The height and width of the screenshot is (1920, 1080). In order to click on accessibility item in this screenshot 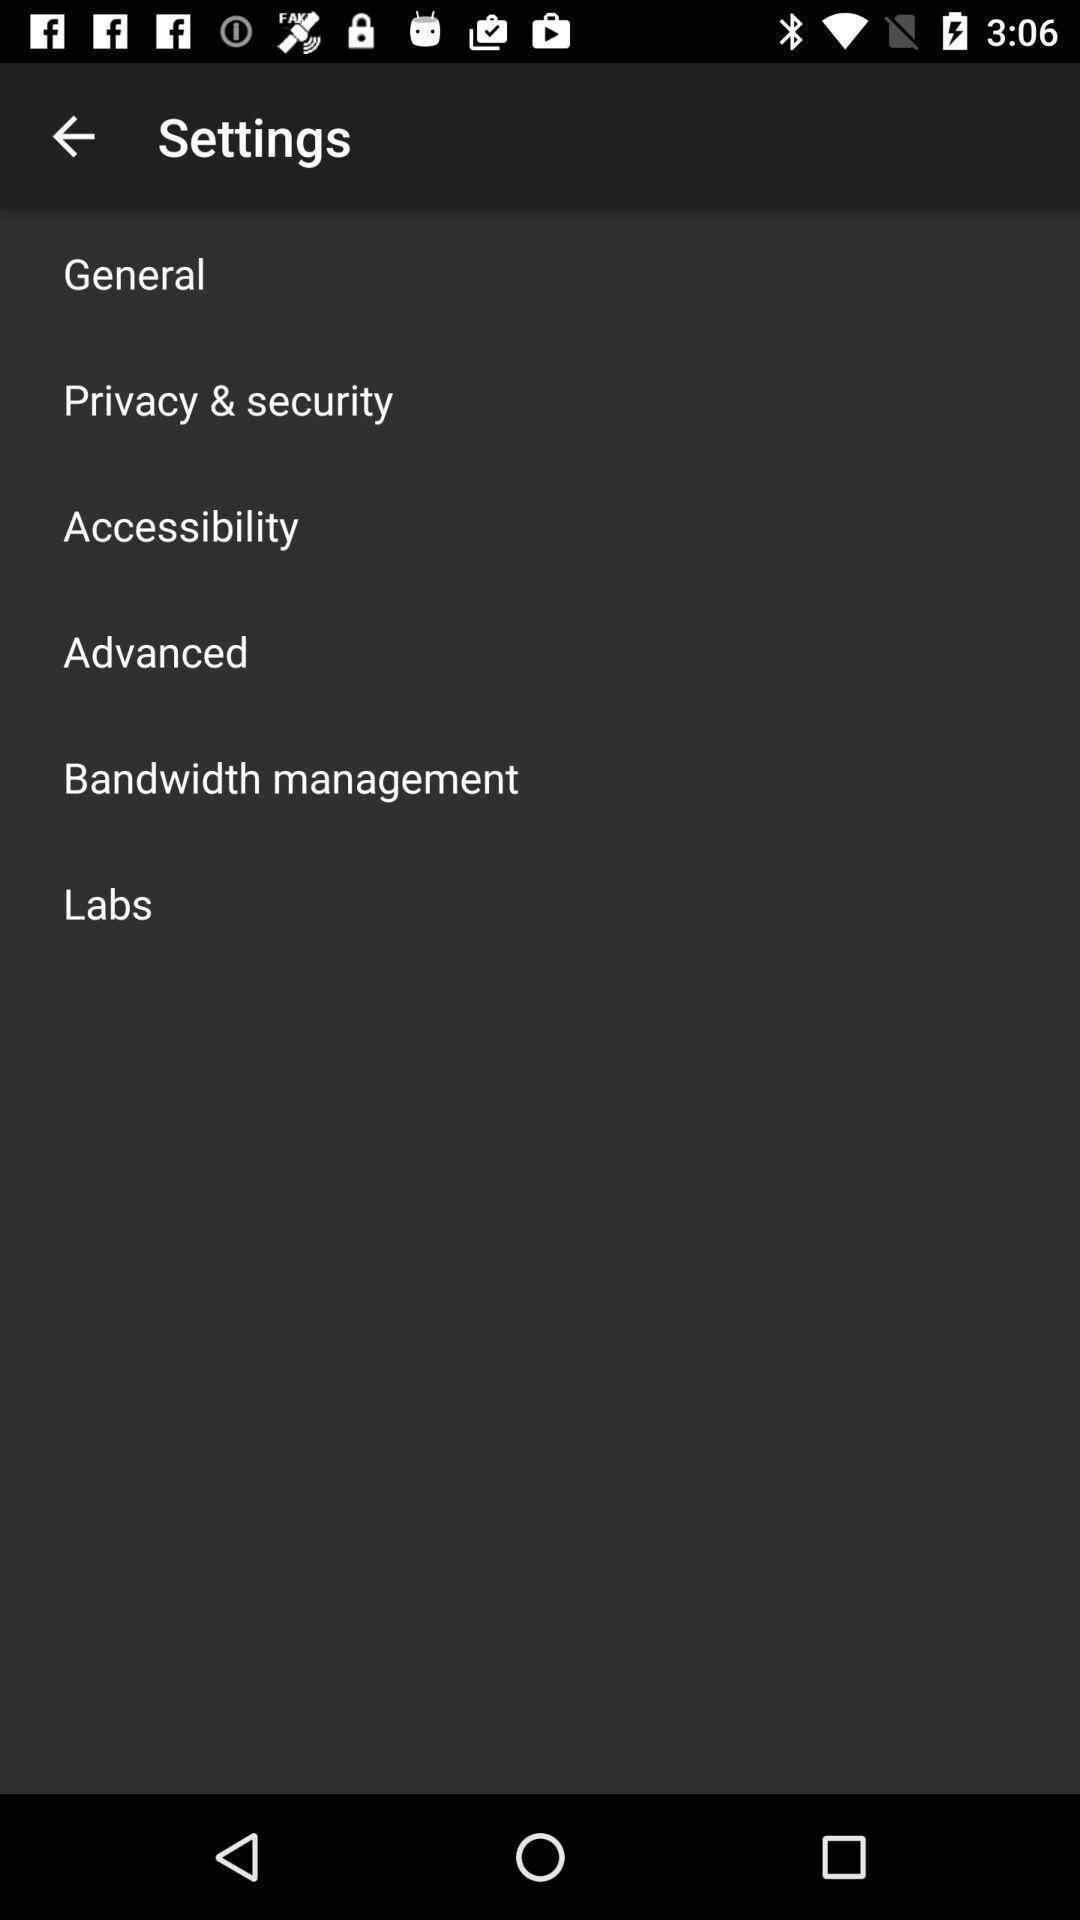, I will do `click(181, 524)`.